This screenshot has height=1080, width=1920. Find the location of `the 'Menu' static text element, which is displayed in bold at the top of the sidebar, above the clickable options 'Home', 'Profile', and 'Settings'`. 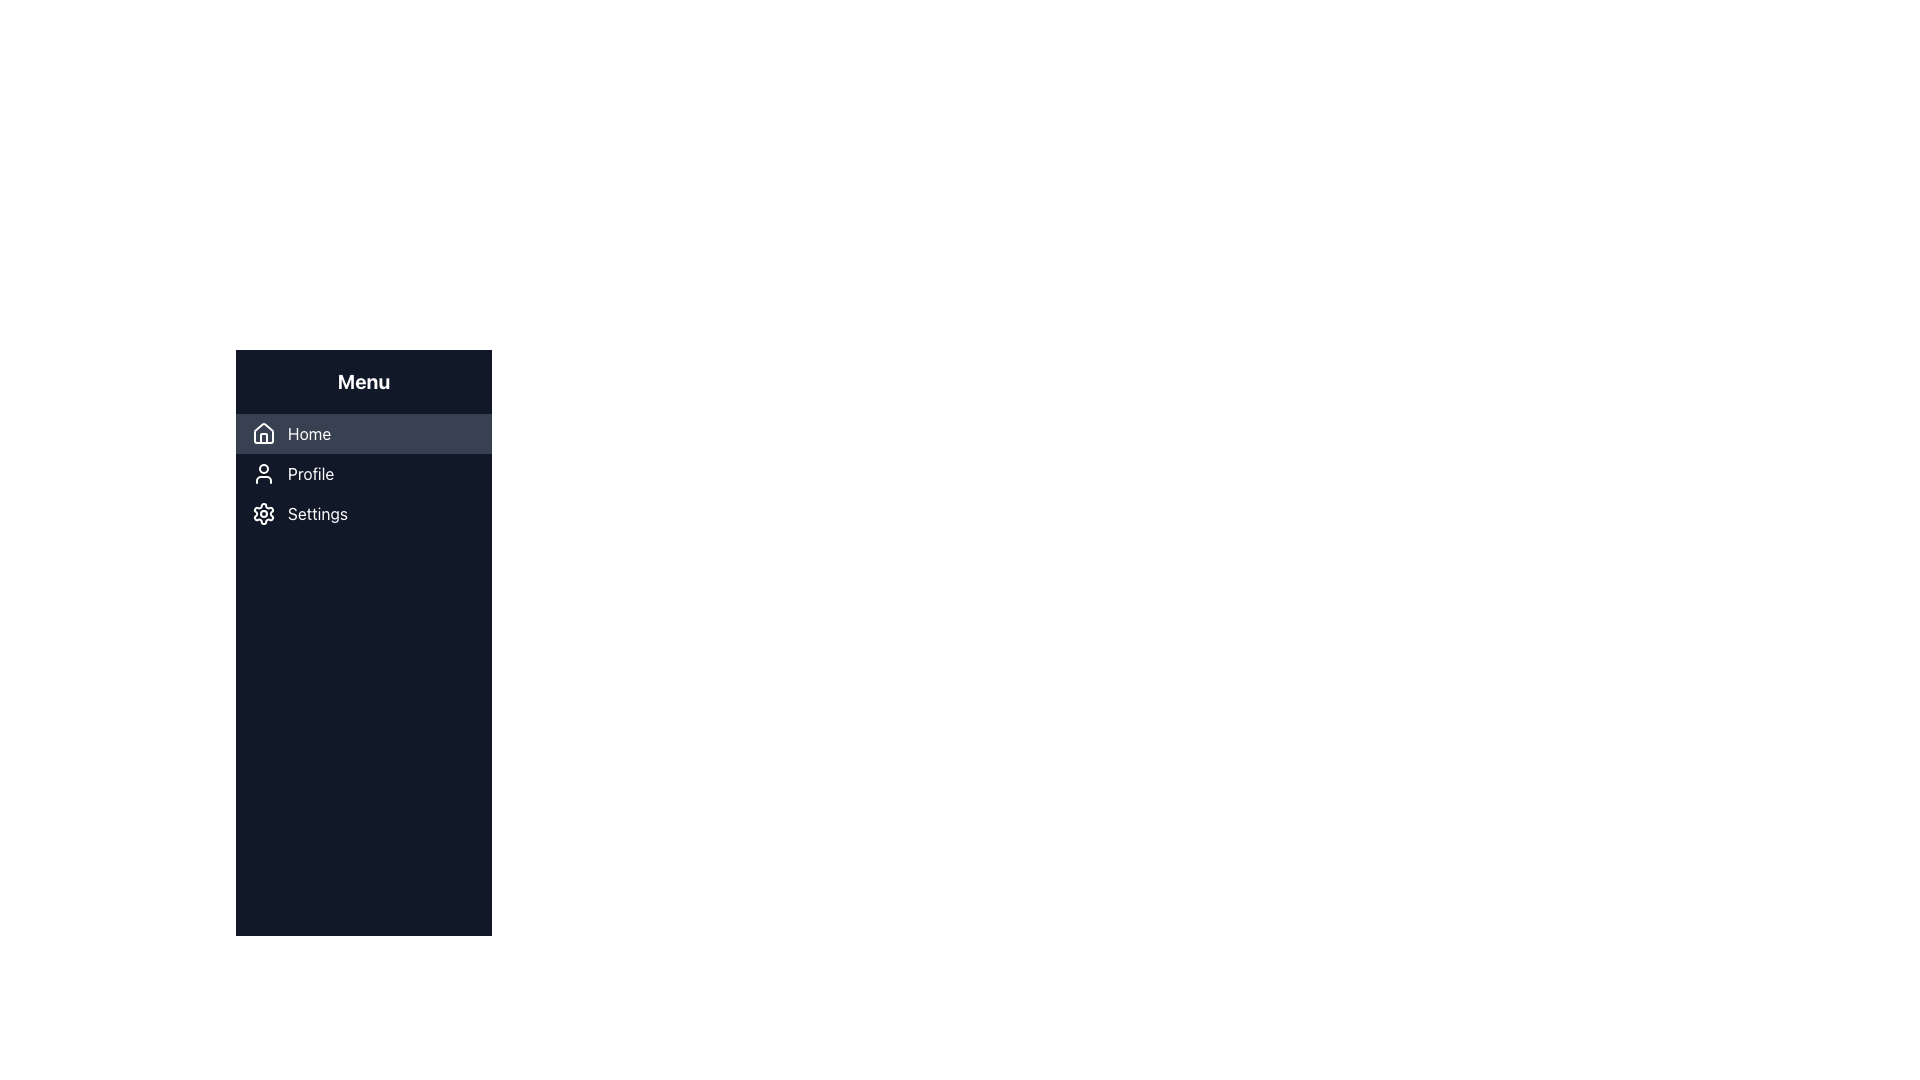

the 'Menu' static text element, which is displayed in bold at the top of the sidebar, above the clickable options 'Home', 'Profile', and 'Settings' is located at coordinates (364, 381).